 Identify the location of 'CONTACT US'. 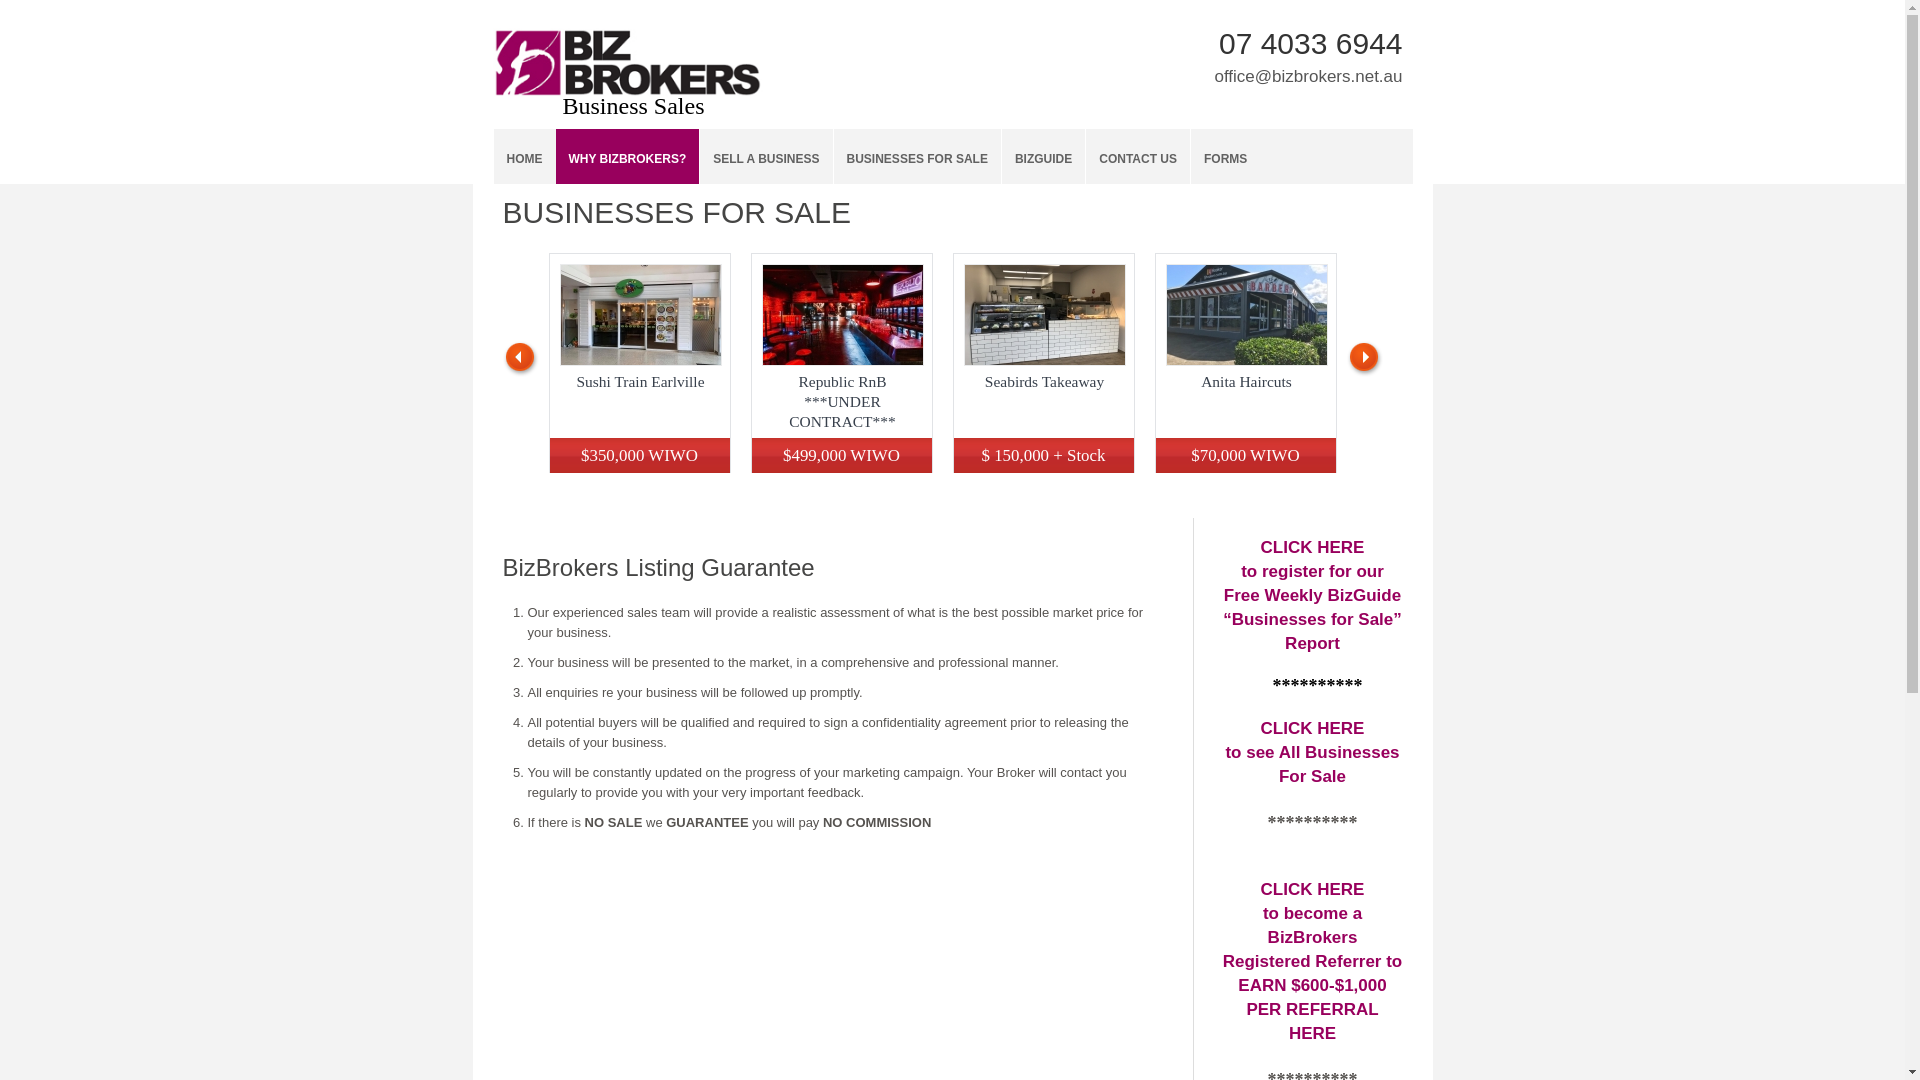
(1137, 155).